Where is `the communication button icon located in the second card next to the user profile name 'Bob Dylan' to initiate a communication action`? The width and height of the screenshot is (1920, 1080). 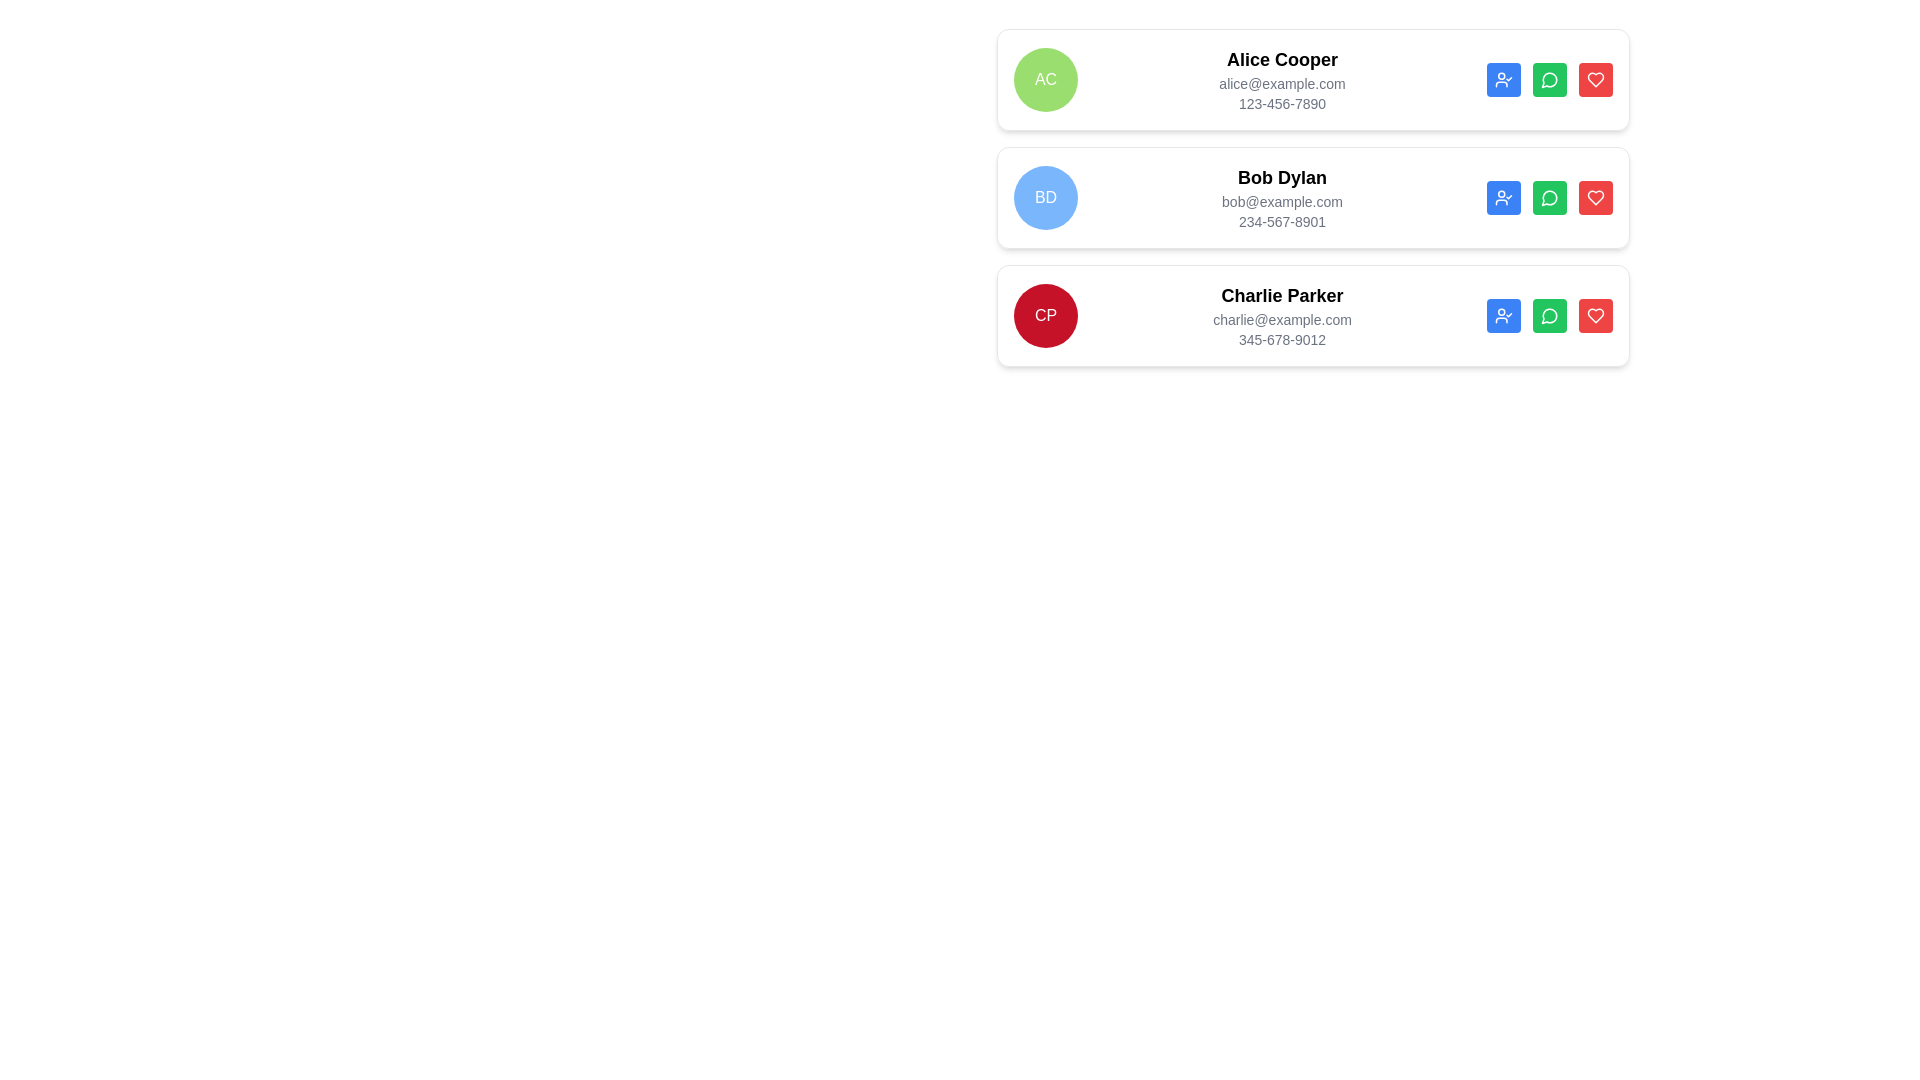 the communication button icon located in the second card next to the user profile name 'Bob Dylan' to initiate a communication action is located at coordinates (1548, 198).